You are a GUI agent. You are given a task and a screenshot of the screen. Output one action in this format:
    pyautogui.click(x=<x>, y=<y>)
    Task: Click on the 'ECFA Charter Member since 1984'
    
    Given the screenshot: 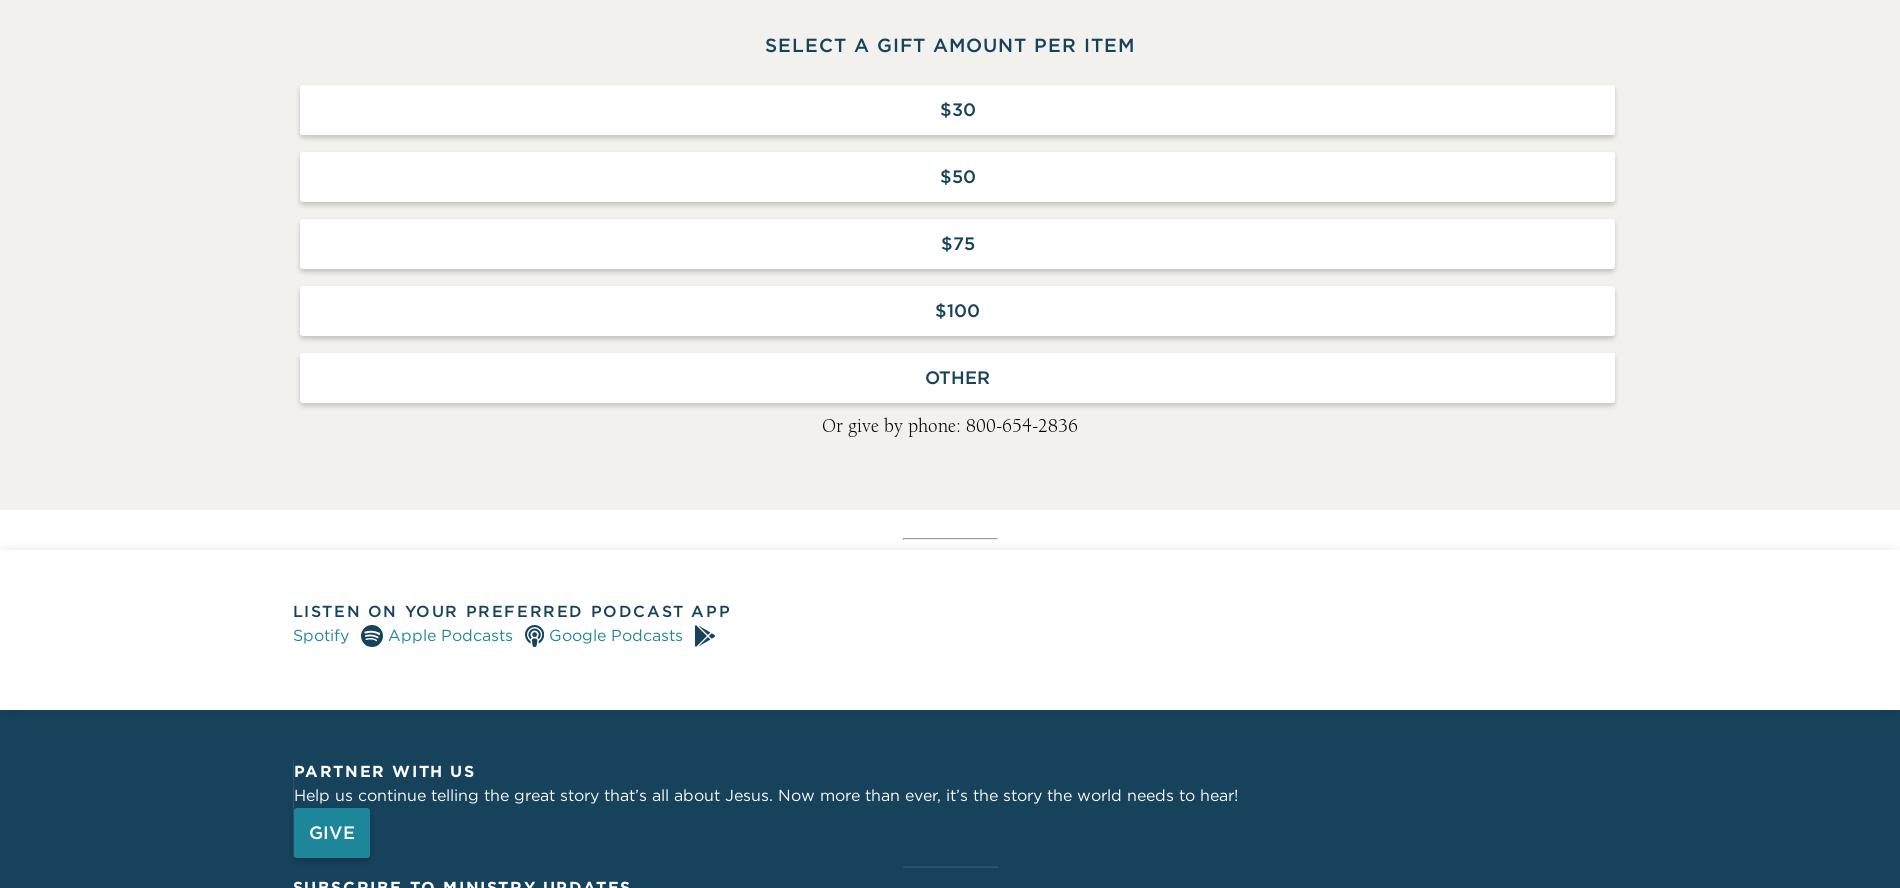 What is the action you would take?
    pyautogui.click(x=823, y=285)
    